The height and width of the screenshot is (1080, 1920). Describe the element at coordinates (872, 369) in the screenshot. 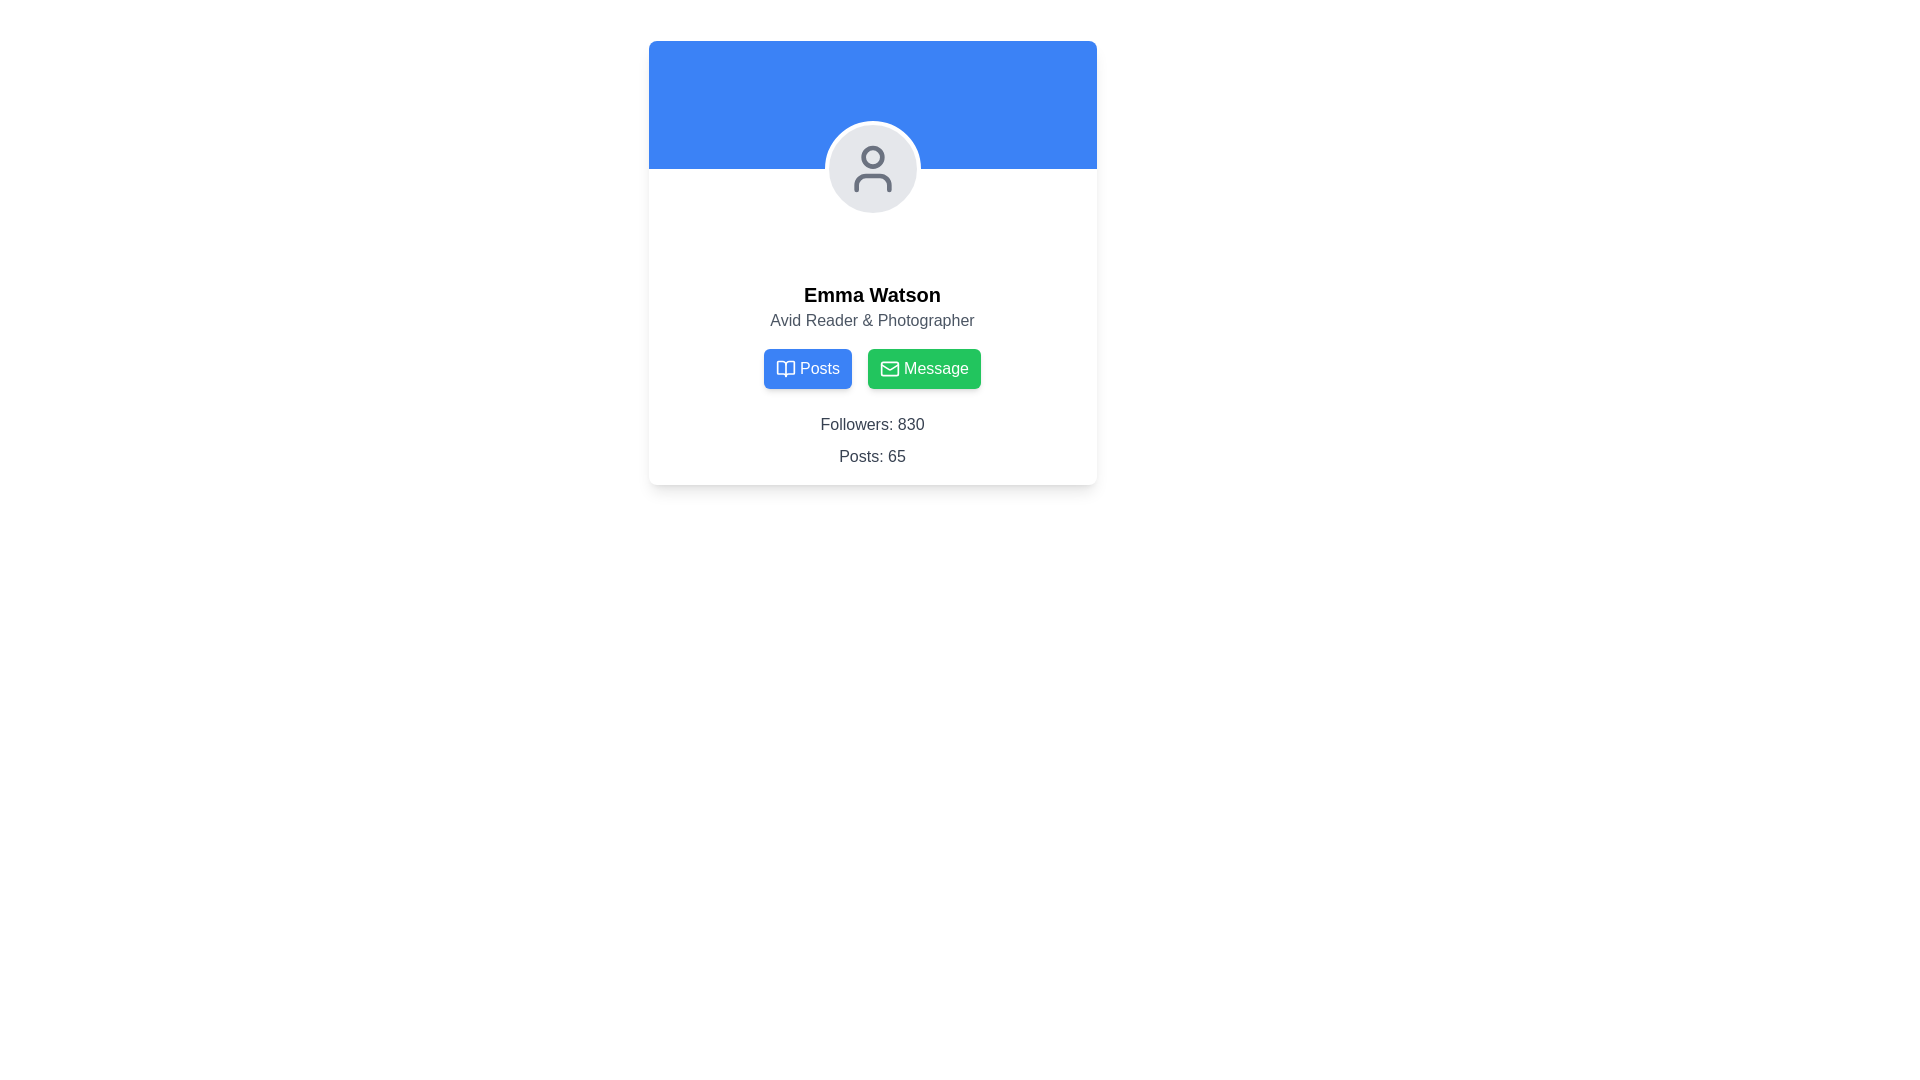

I see `the green rectangular 'Message' button with an envelope icon to send a message` at that location.